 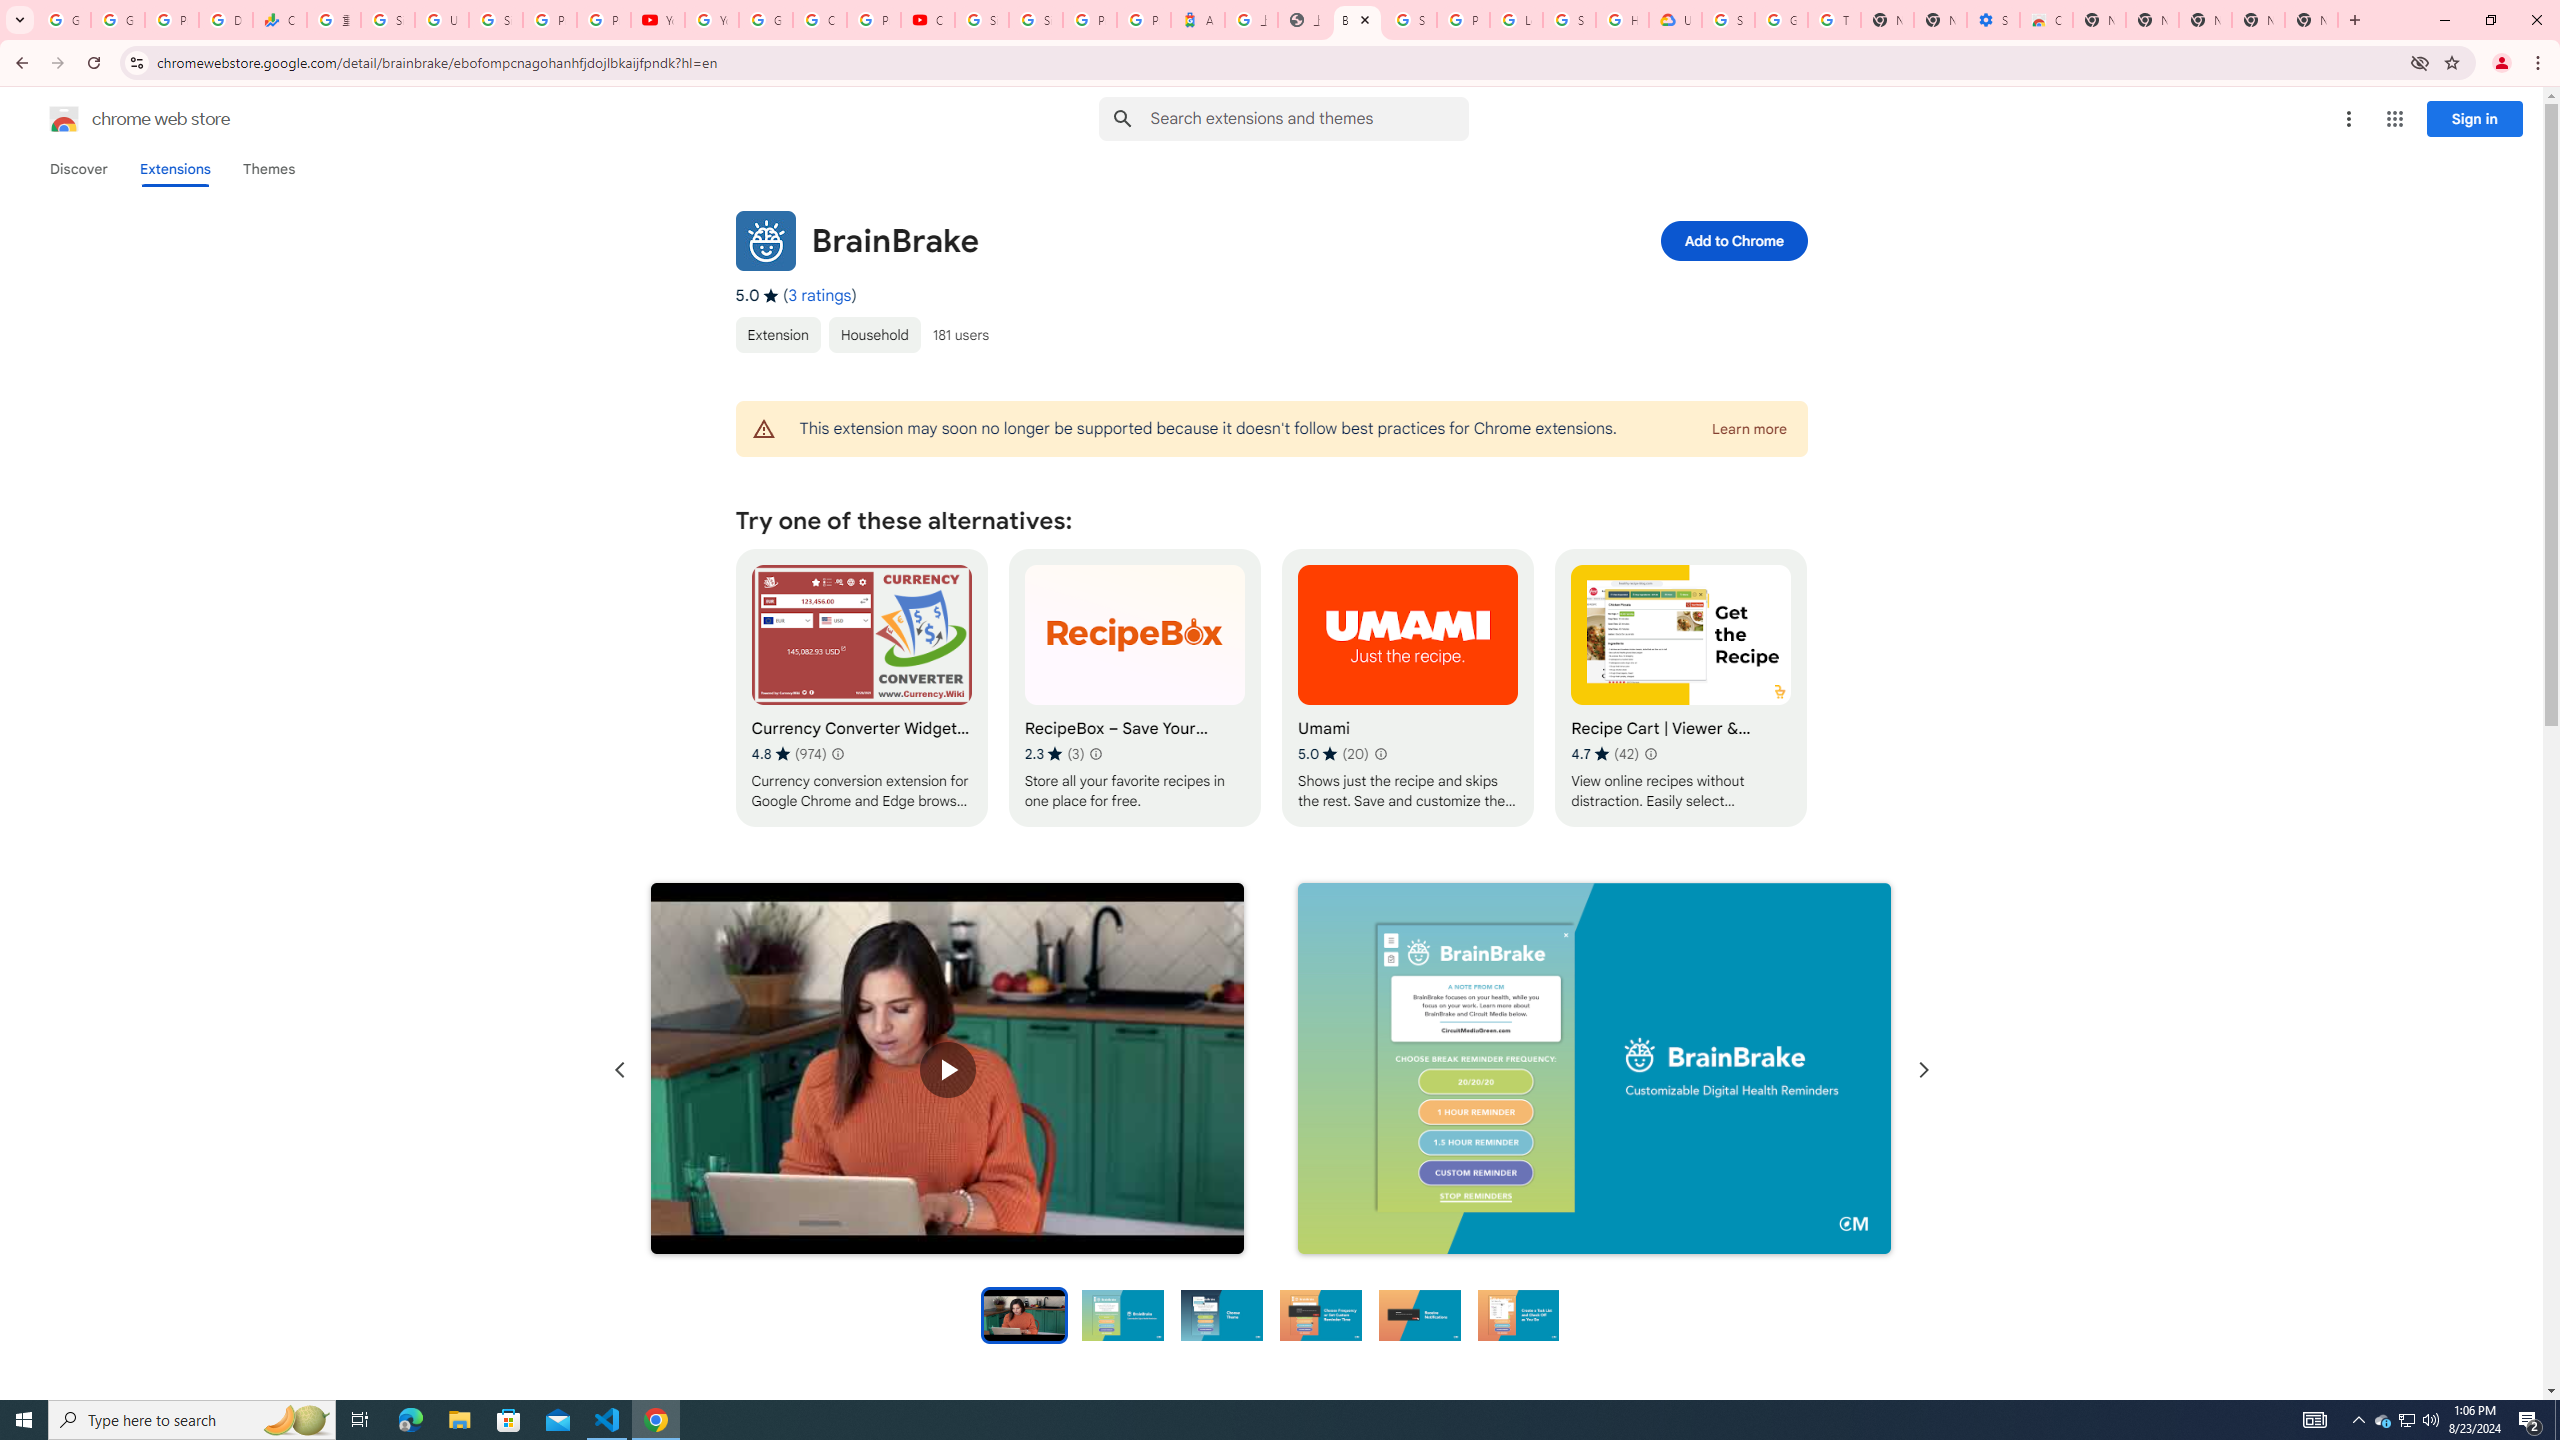 What do you see at coordinates (175, 168) in the screenshot?
I see `'Extensions'` at bounding box center [175, 168].